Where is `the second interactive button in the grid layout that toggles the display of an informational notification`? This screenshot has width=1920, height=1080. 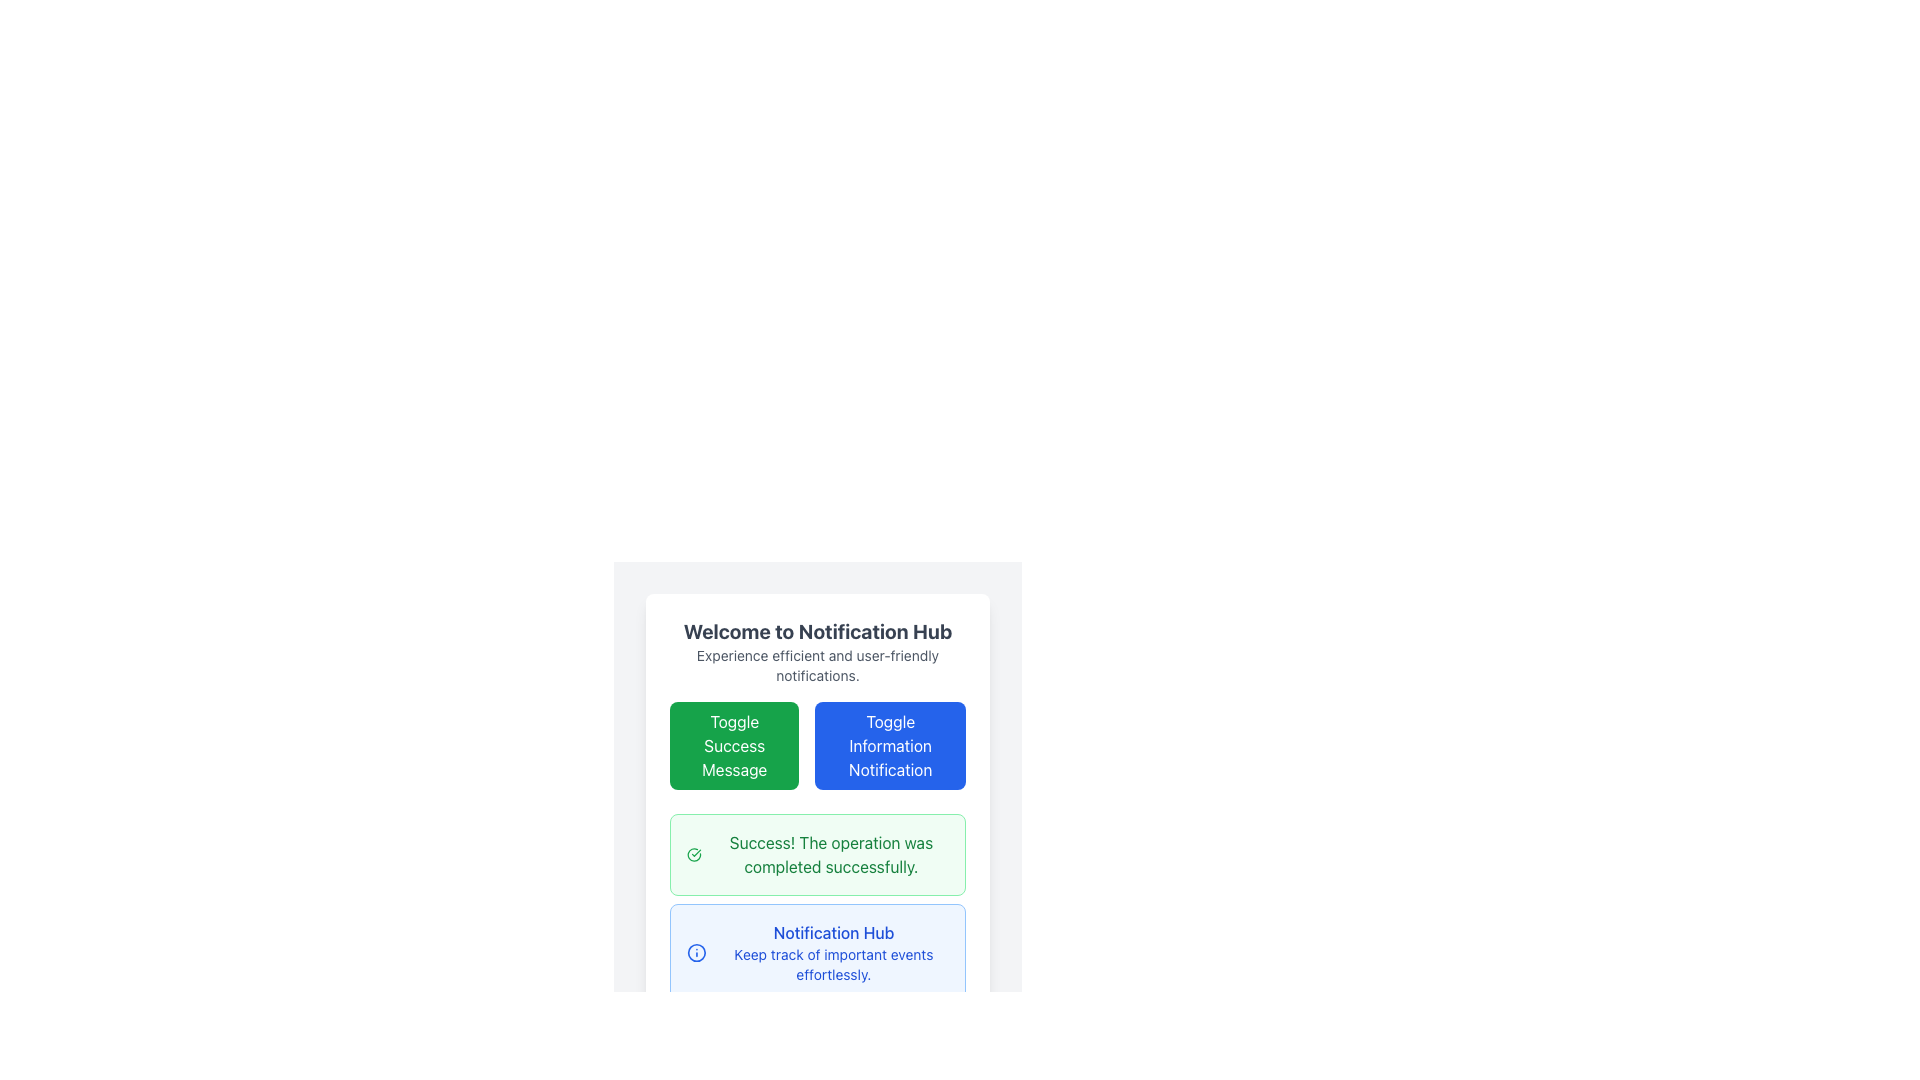 the second interactive button in the grid layout that toggles the display of an informational notification is located at coordinates (817, 764).